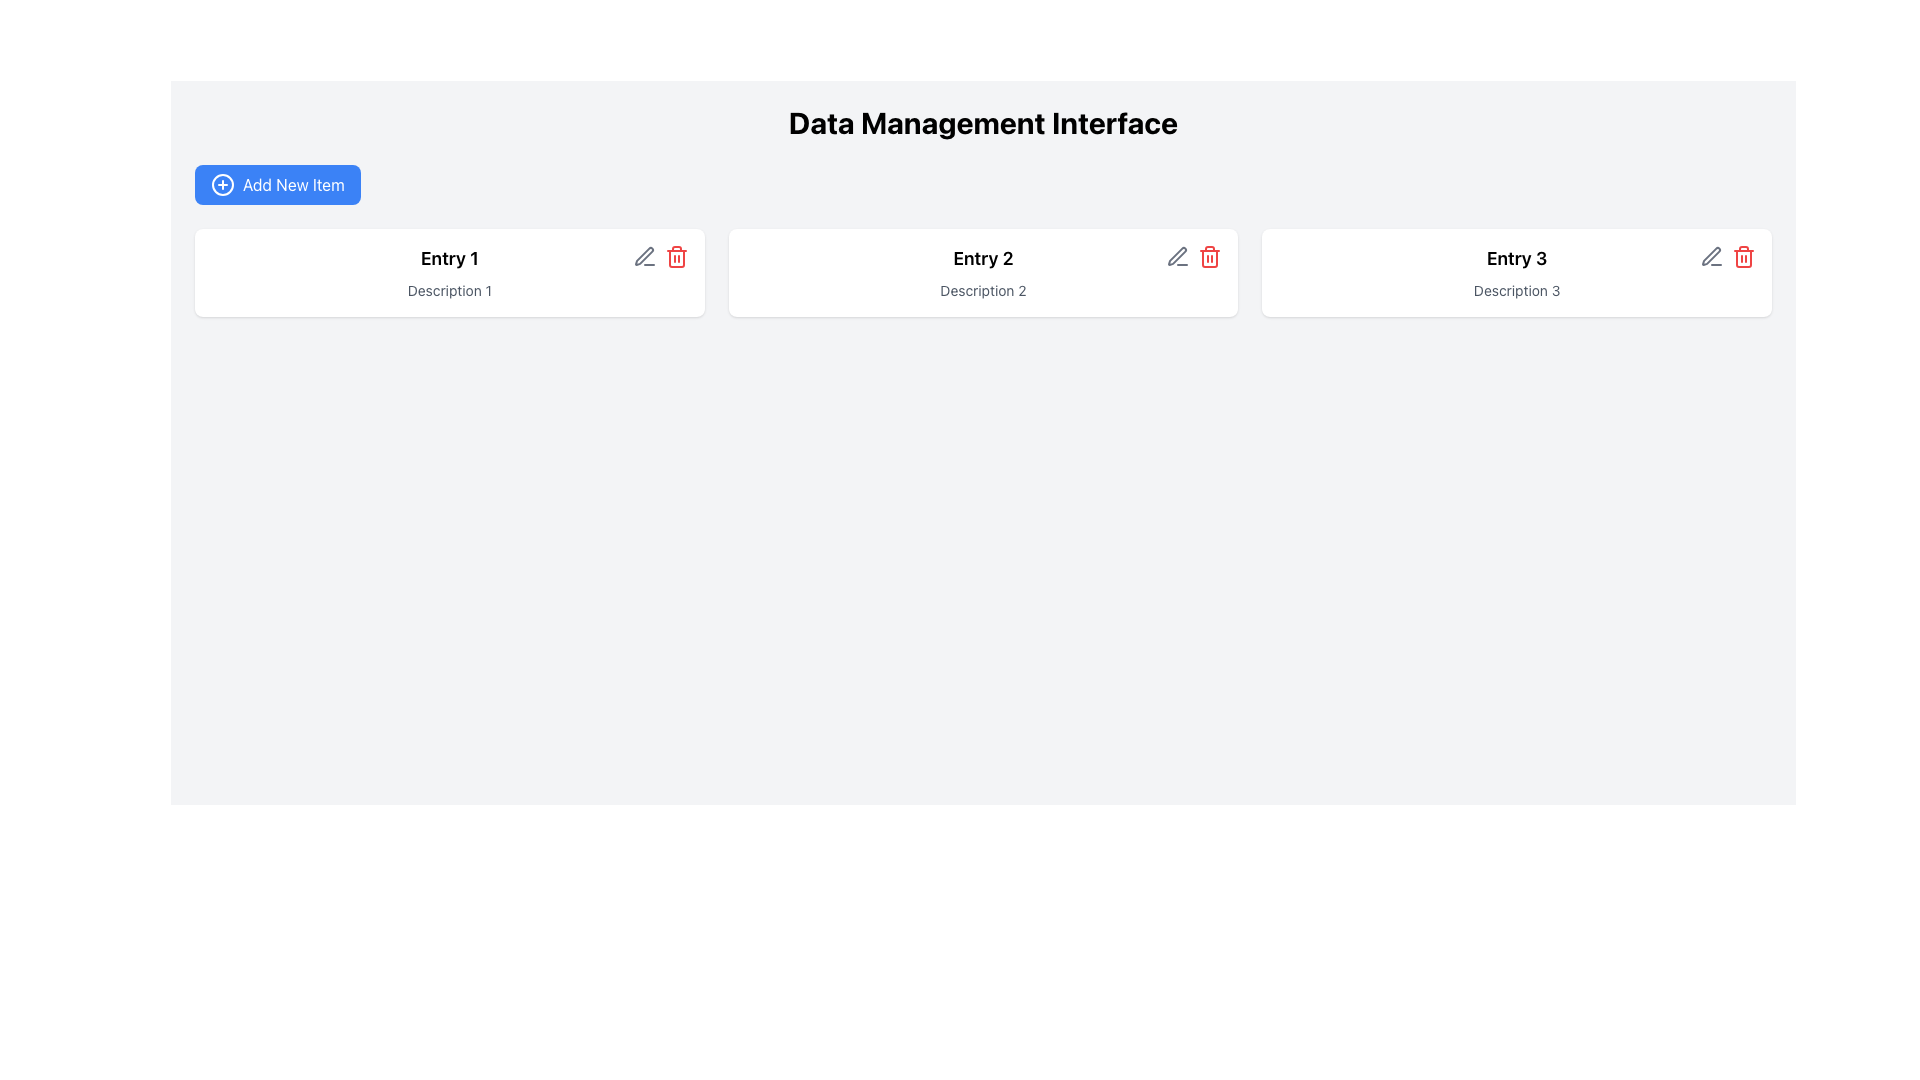  I want to click on the red trash can icon button located at the top-right corner of the card labeled 'Entry 2', so click(1208, 256).